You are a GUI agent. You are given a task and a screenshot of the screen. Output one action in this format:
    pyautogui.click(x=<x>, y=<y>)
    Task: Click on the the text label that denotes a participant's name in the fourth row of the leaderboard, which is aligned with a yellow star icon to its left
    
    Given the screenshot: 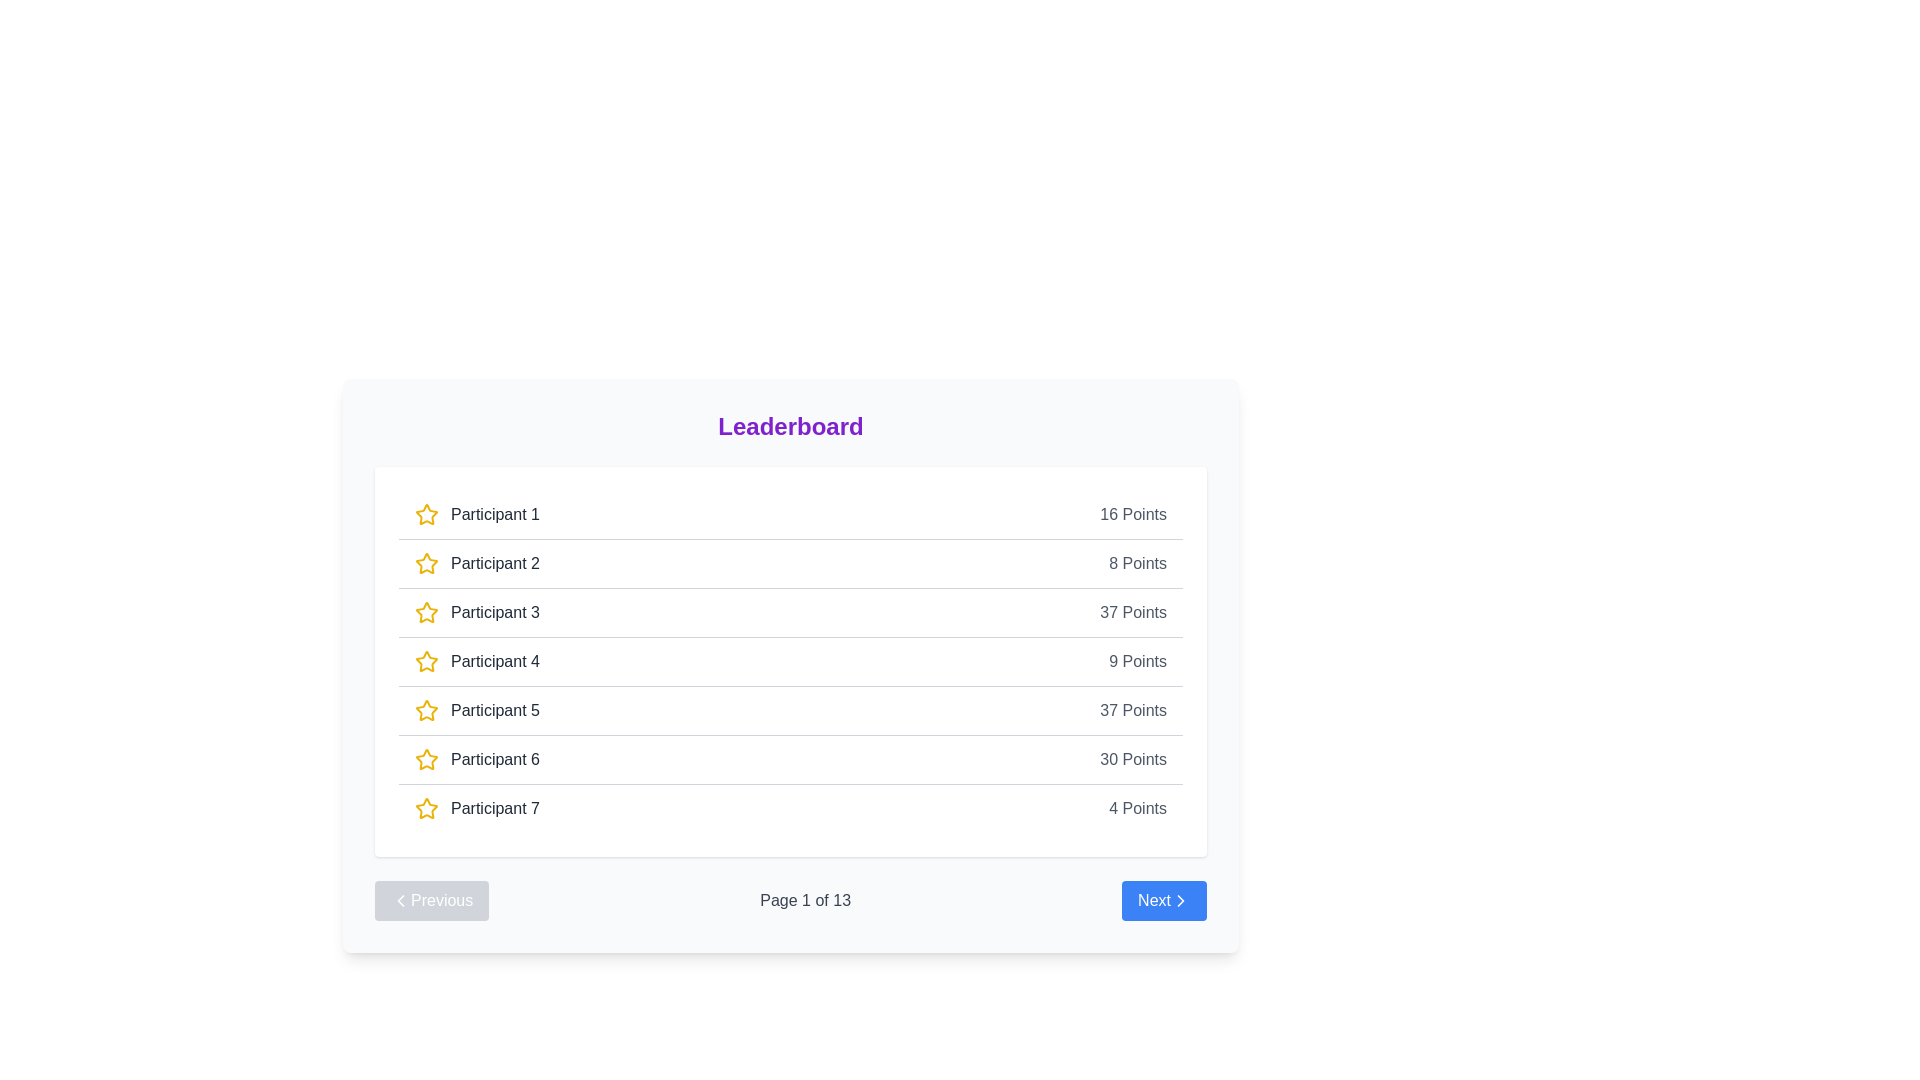 What is the action you would take?
    pyautogui.click(x=476, y=662)
    